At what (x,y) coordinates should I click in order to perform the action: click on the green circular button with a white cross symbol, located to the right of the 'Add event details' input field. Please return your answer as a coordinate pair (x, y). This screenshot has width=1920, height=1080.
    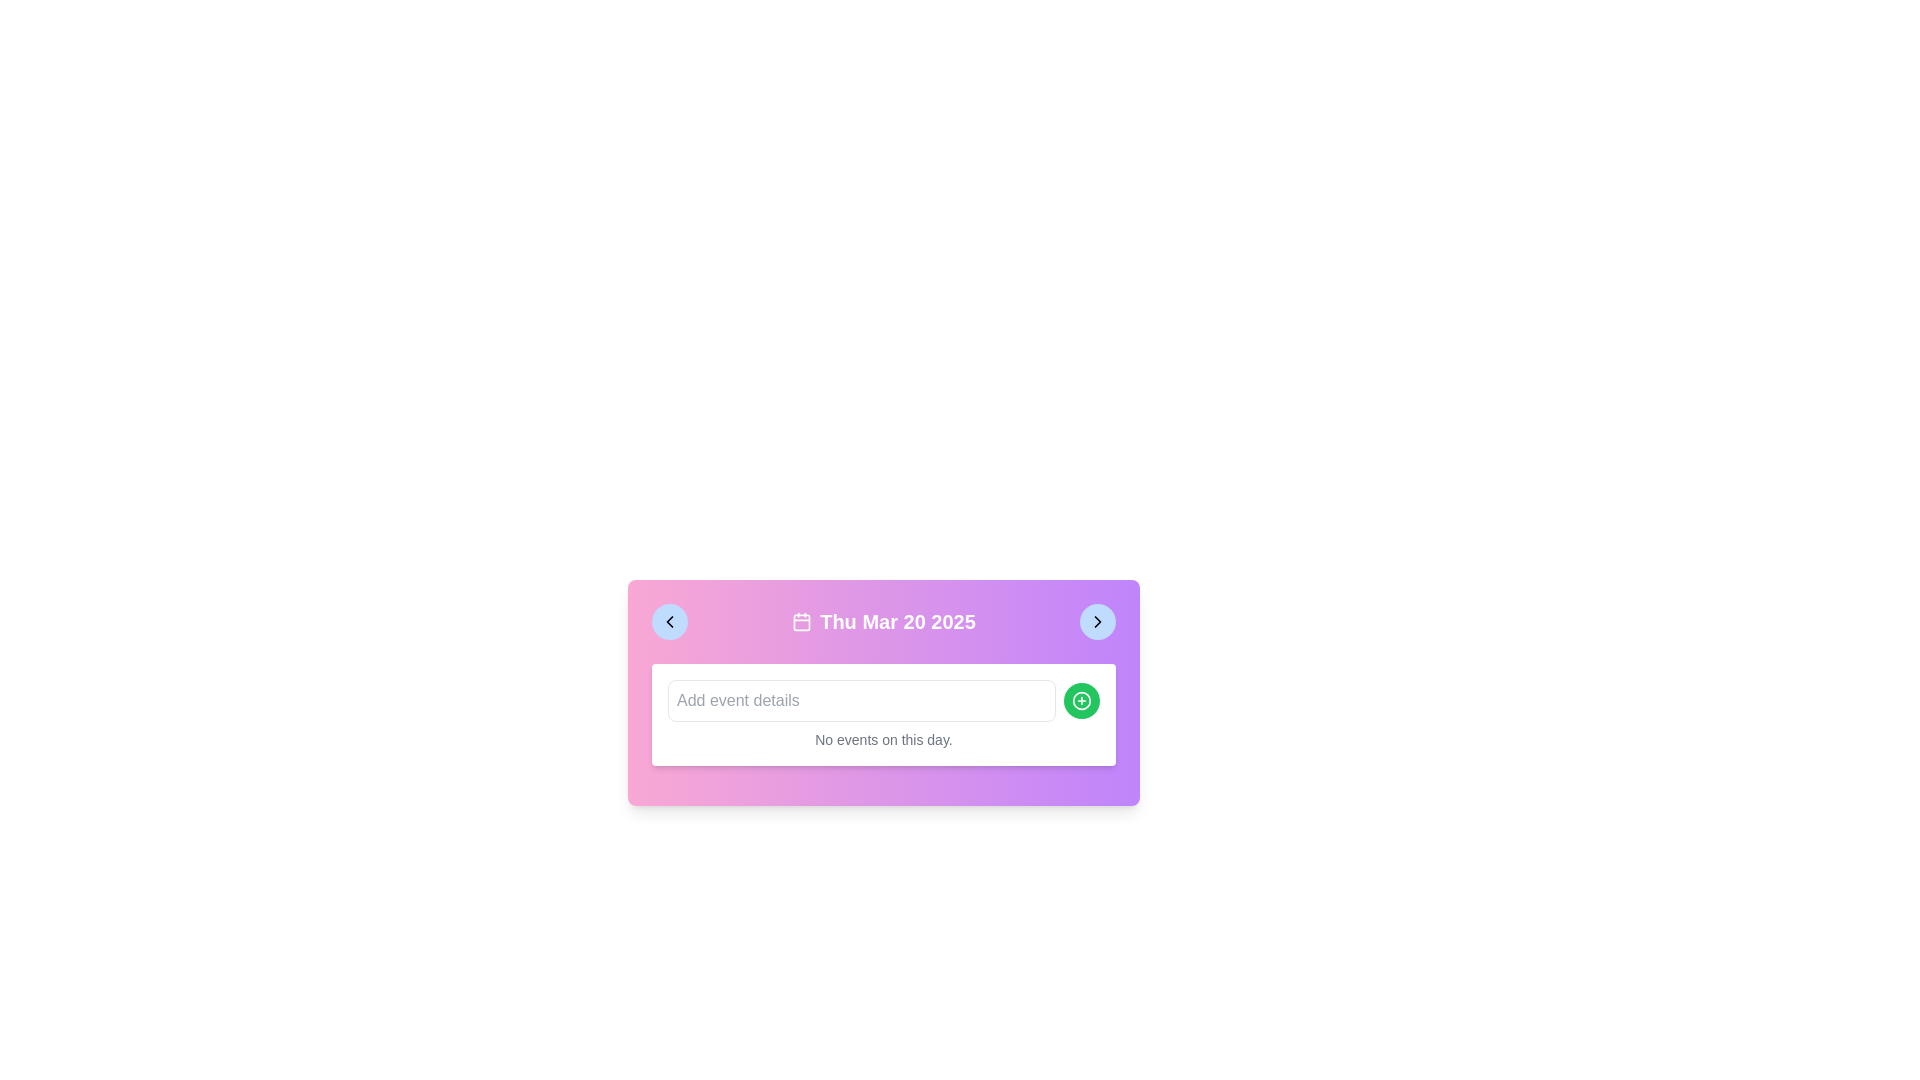
    Looking at the image, I should click on (1080, 700).